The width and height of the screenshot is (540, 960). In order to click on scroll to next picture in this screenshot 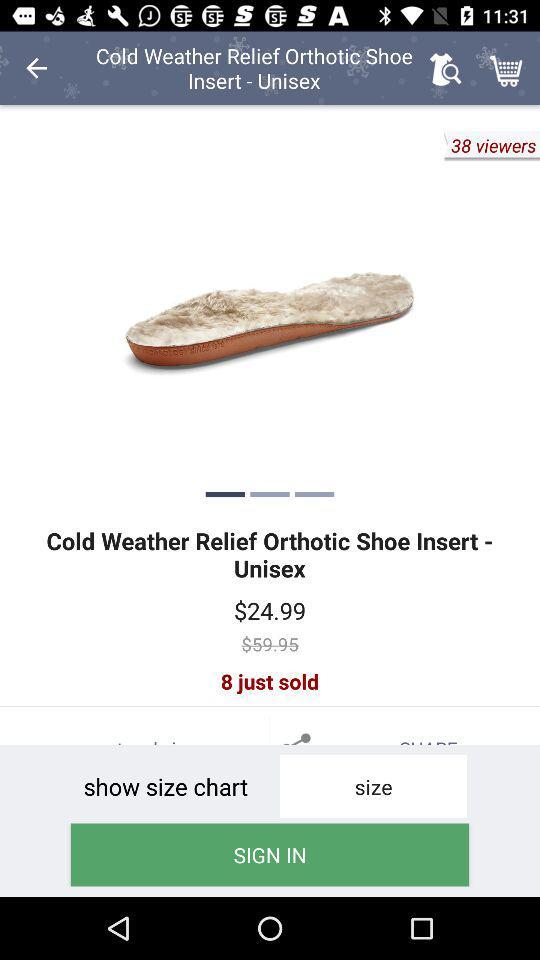, I will do `click(270, 309)`.